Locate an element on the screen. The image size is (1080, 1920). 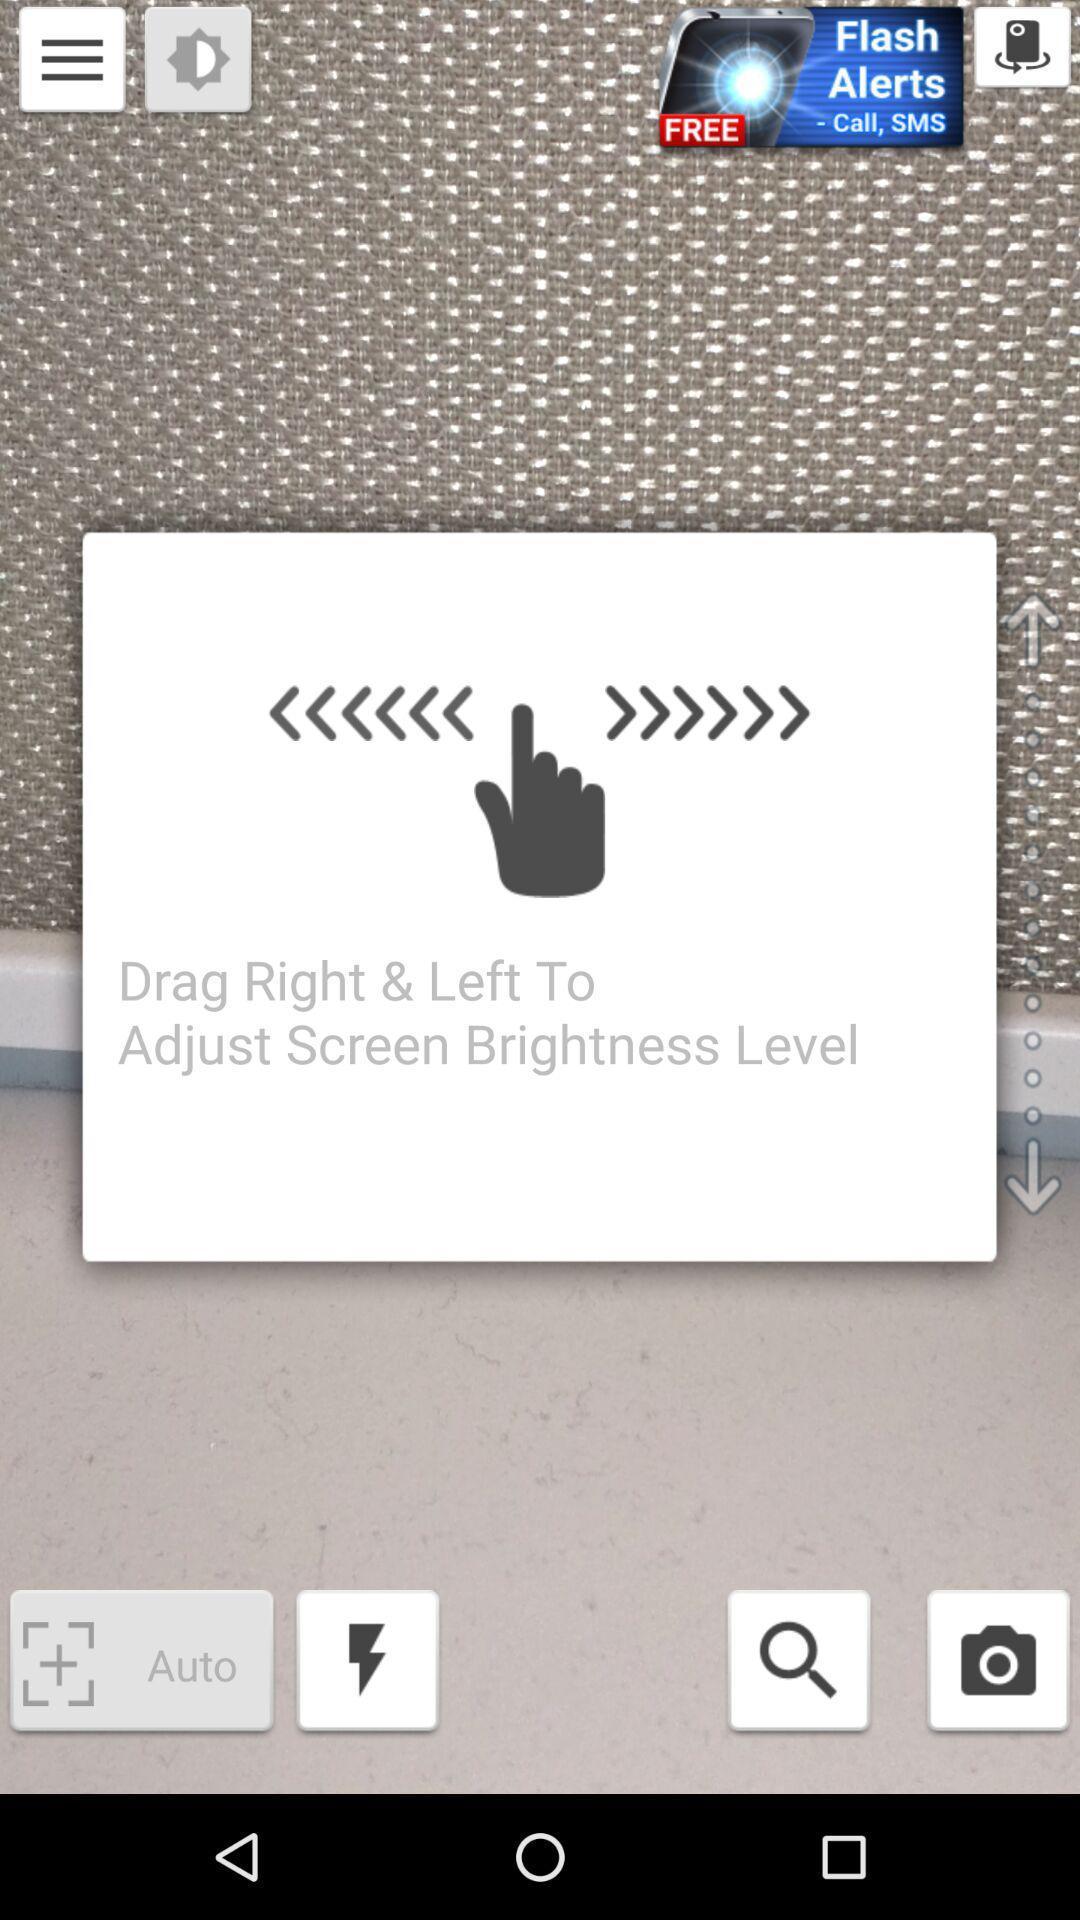
the item next to auto app is located at coordinates (367, 1664).